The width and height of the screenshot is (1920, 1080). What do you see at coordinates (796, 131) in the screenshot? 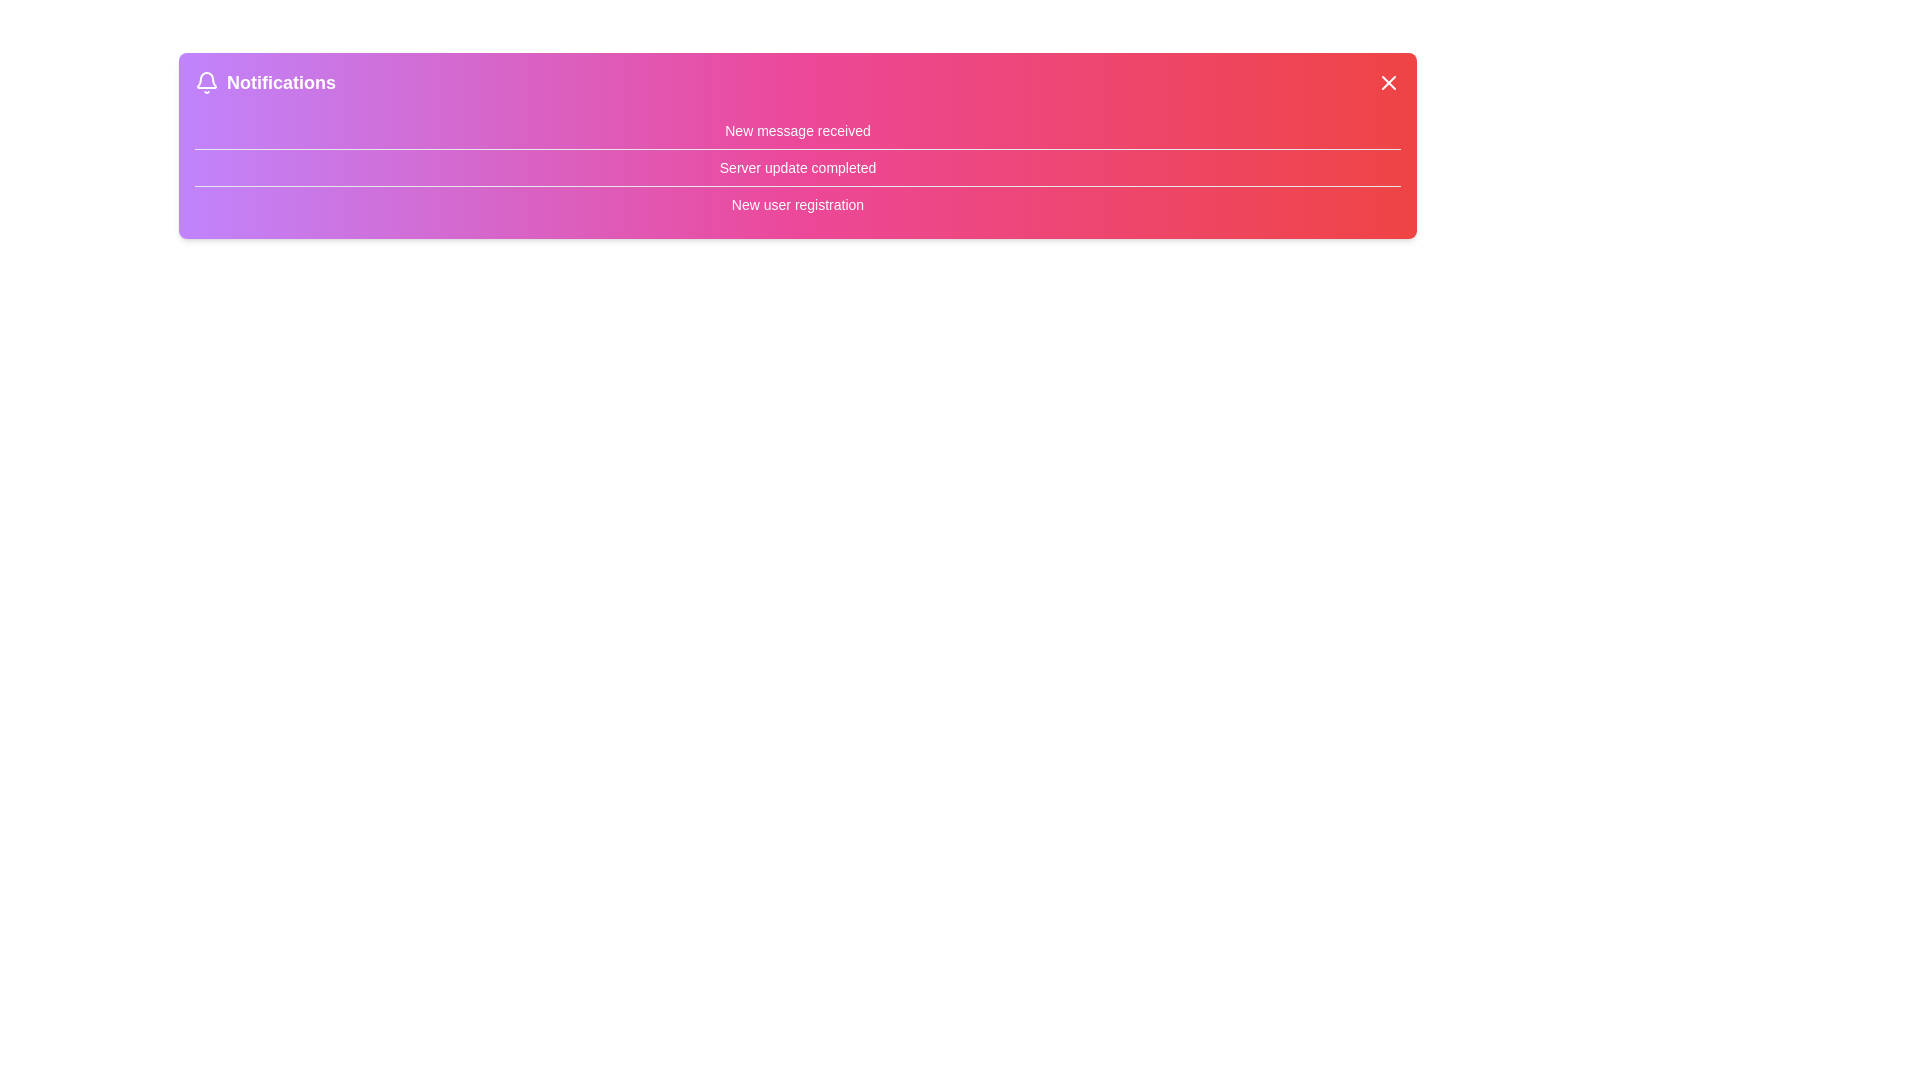
I see `message displayed in the Text Display that shows 'New message received' in white text on a gradient background` at bounding box center [796, 131].